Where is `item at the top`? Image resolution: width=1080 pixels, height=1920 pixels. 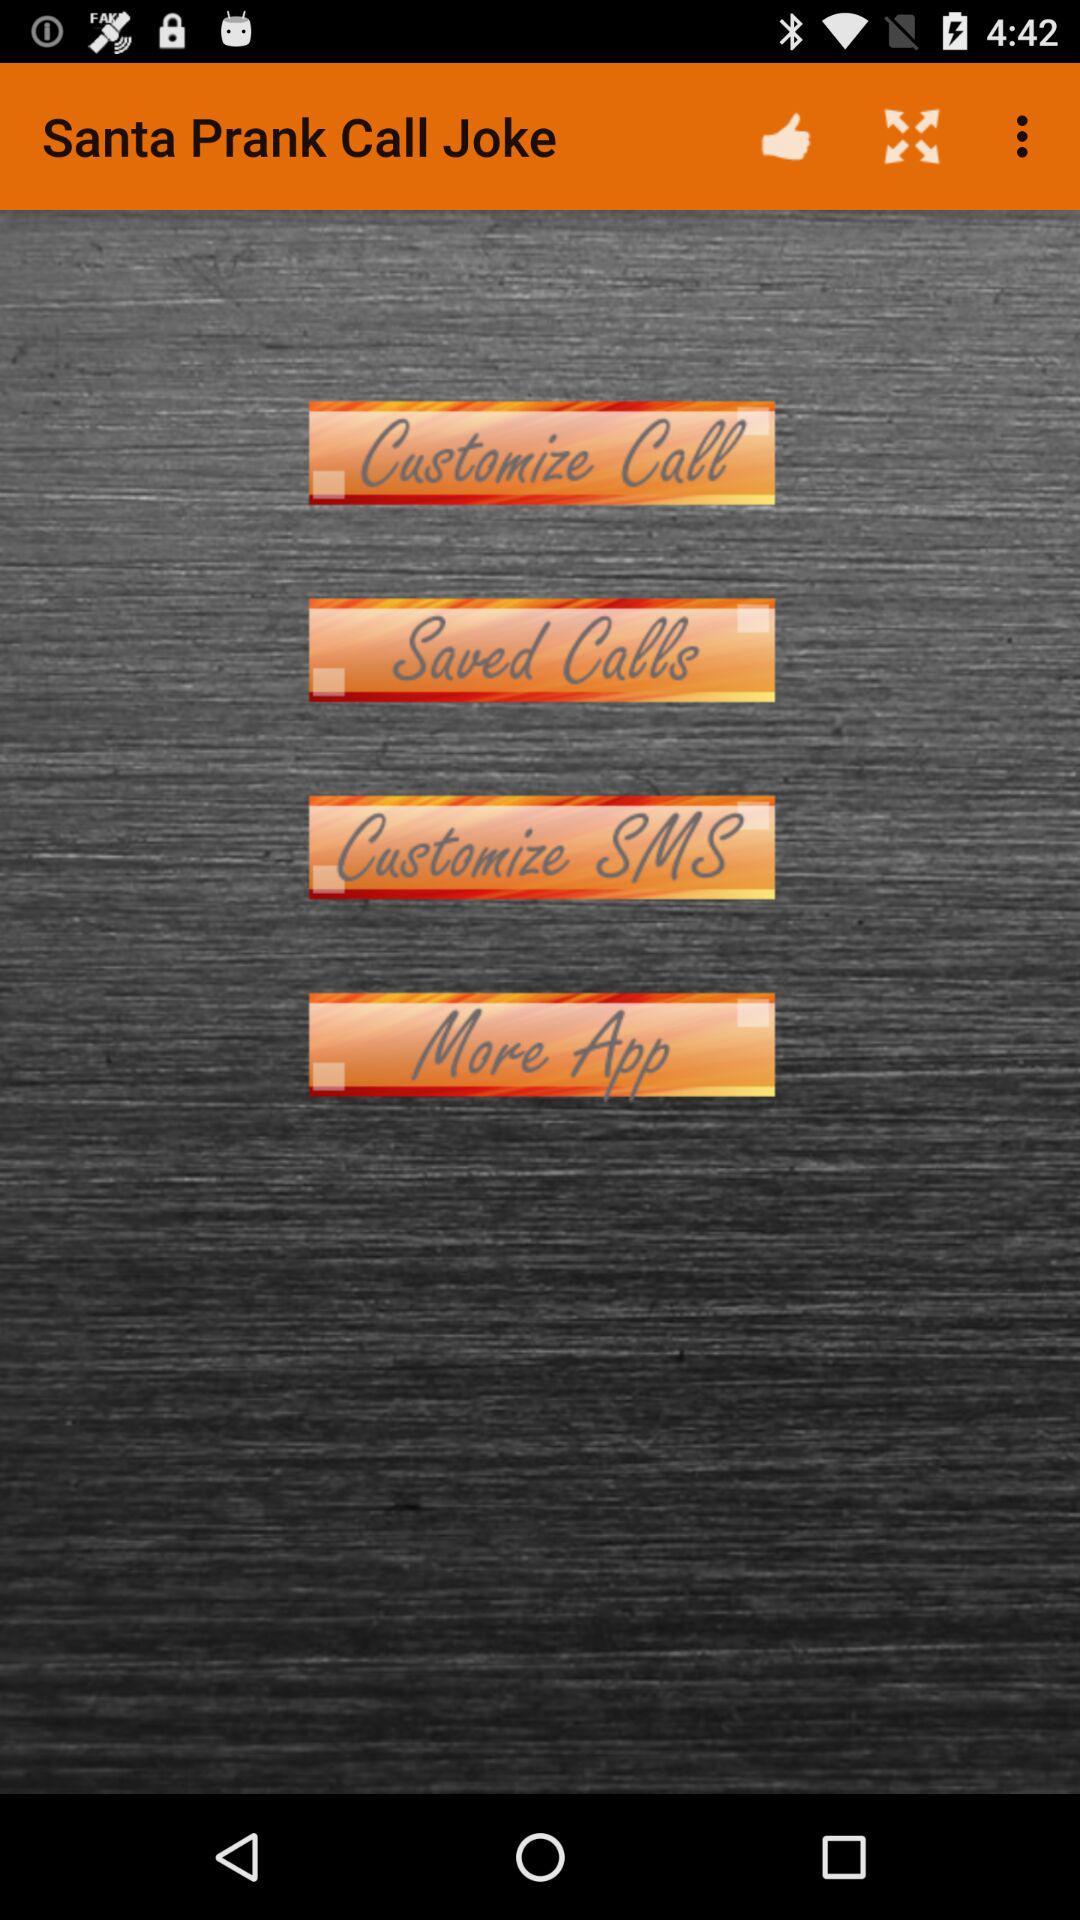
item at the top is located at coordinates (540, 451).